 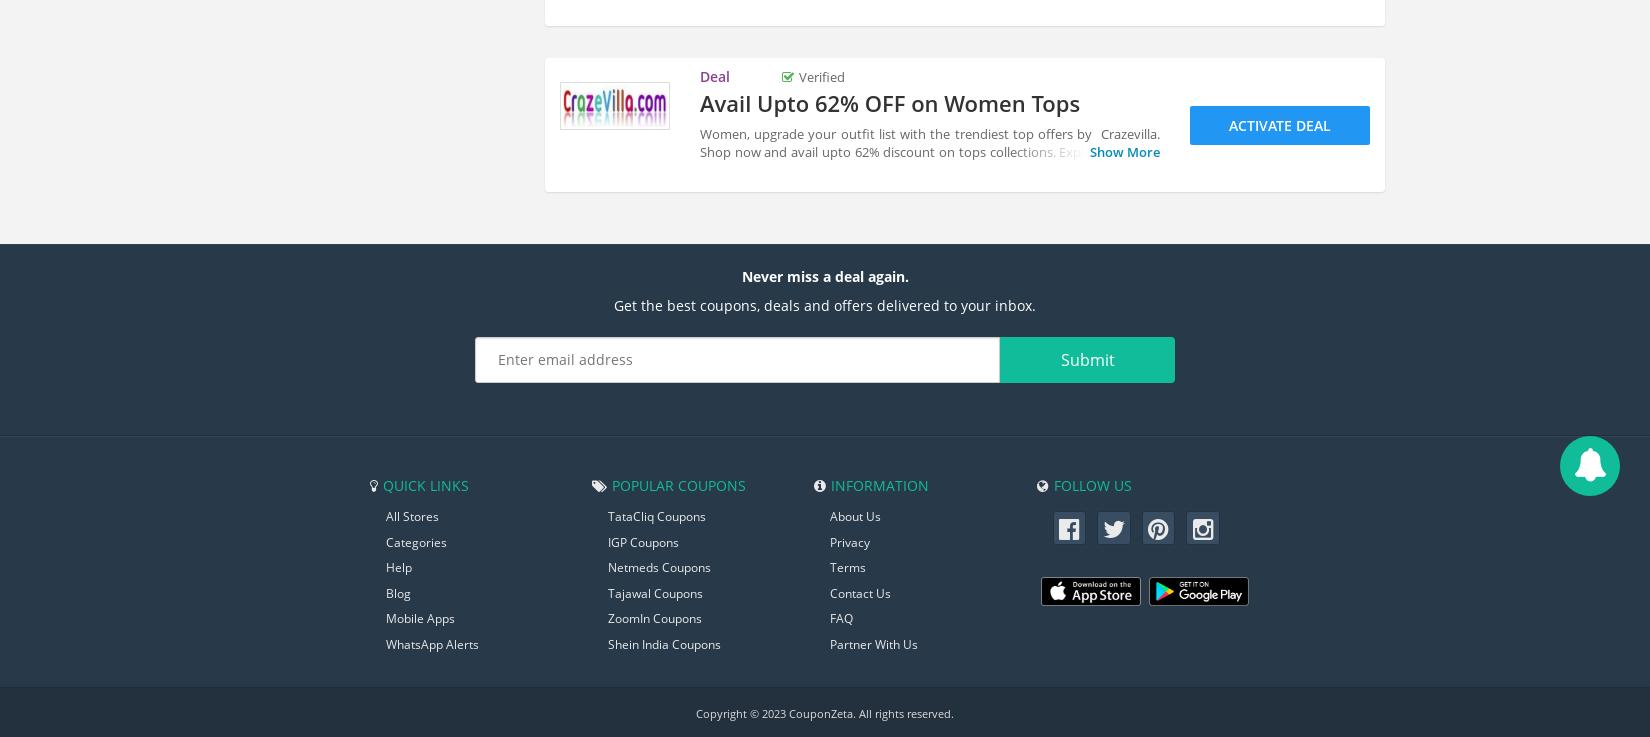 What do you see at coordinates (823, 274) in the screenshot?
I see `'Never miss a deal again.'` at bounding box center [823, 274].